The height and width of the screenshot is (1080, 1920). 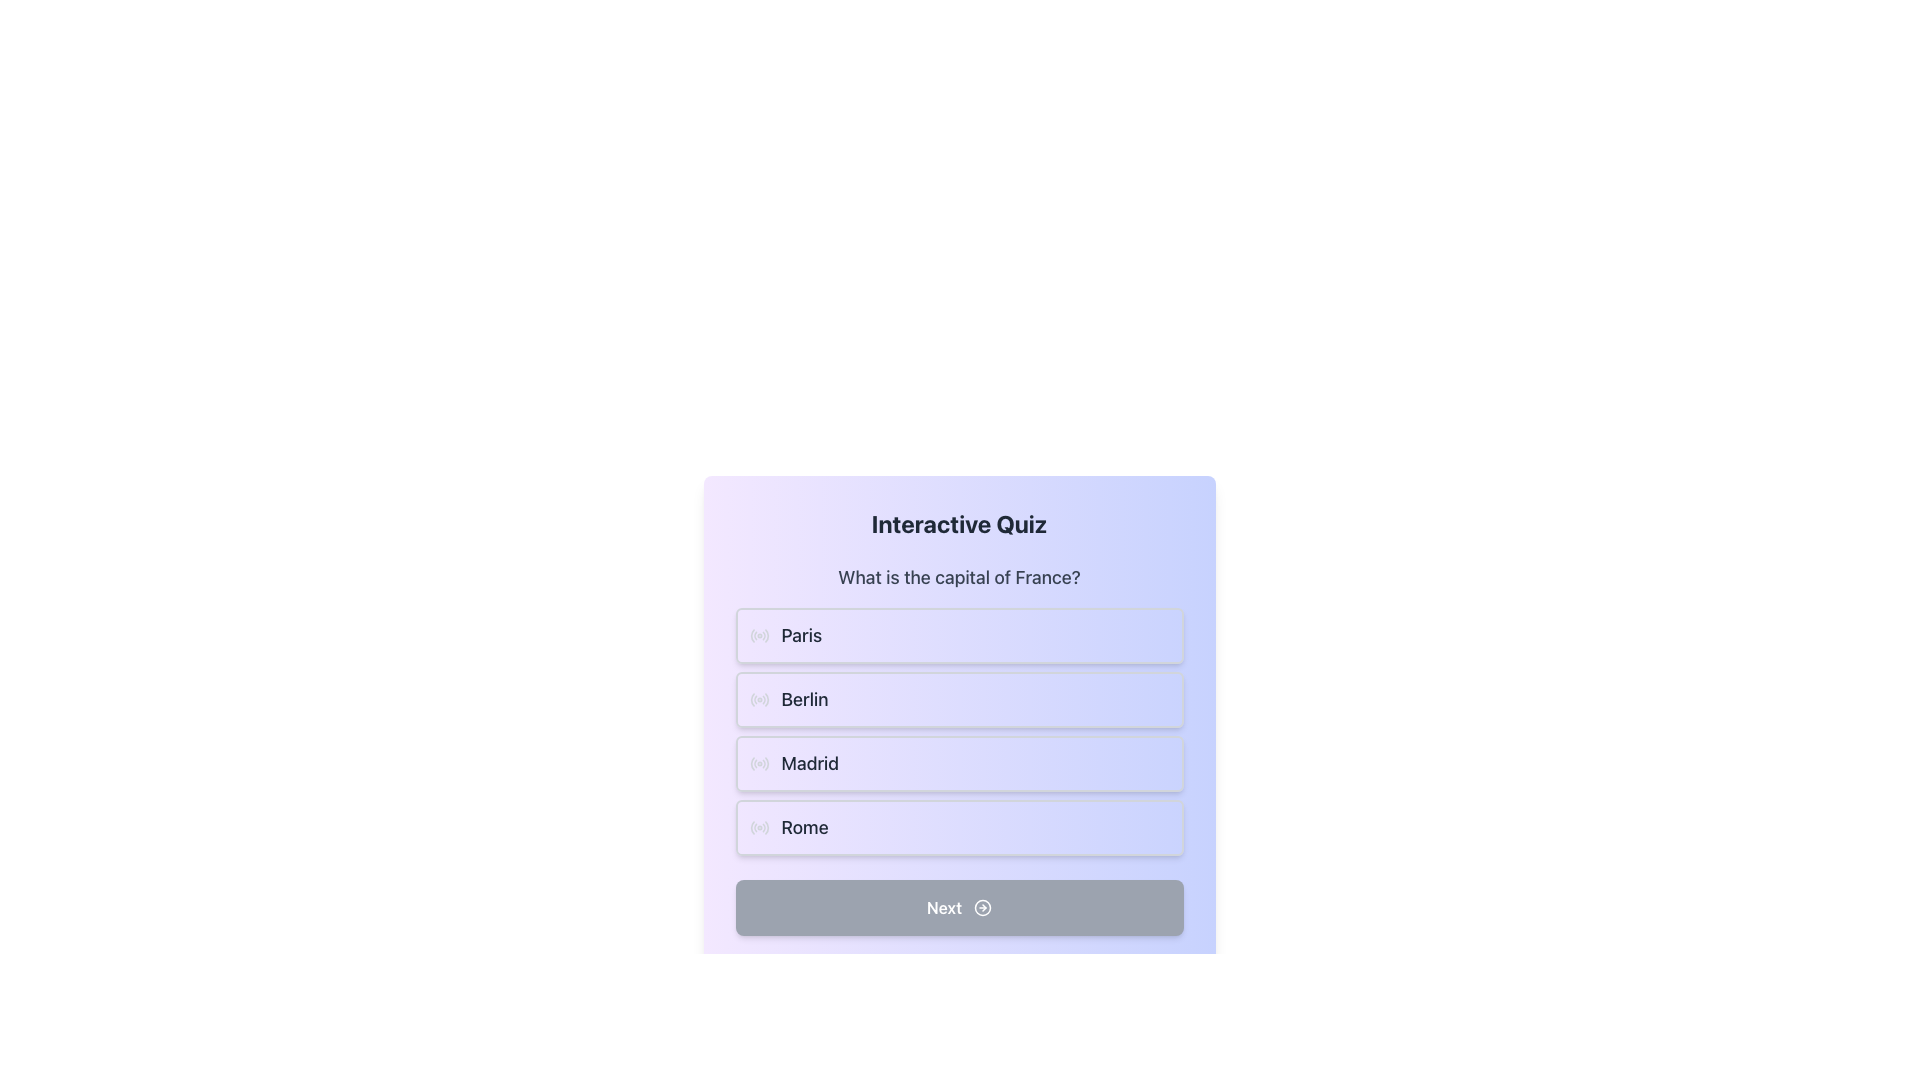 I want to click on the selected radio button for the option 'Berlin' in the quiz interface, so click(x=758, y=698).